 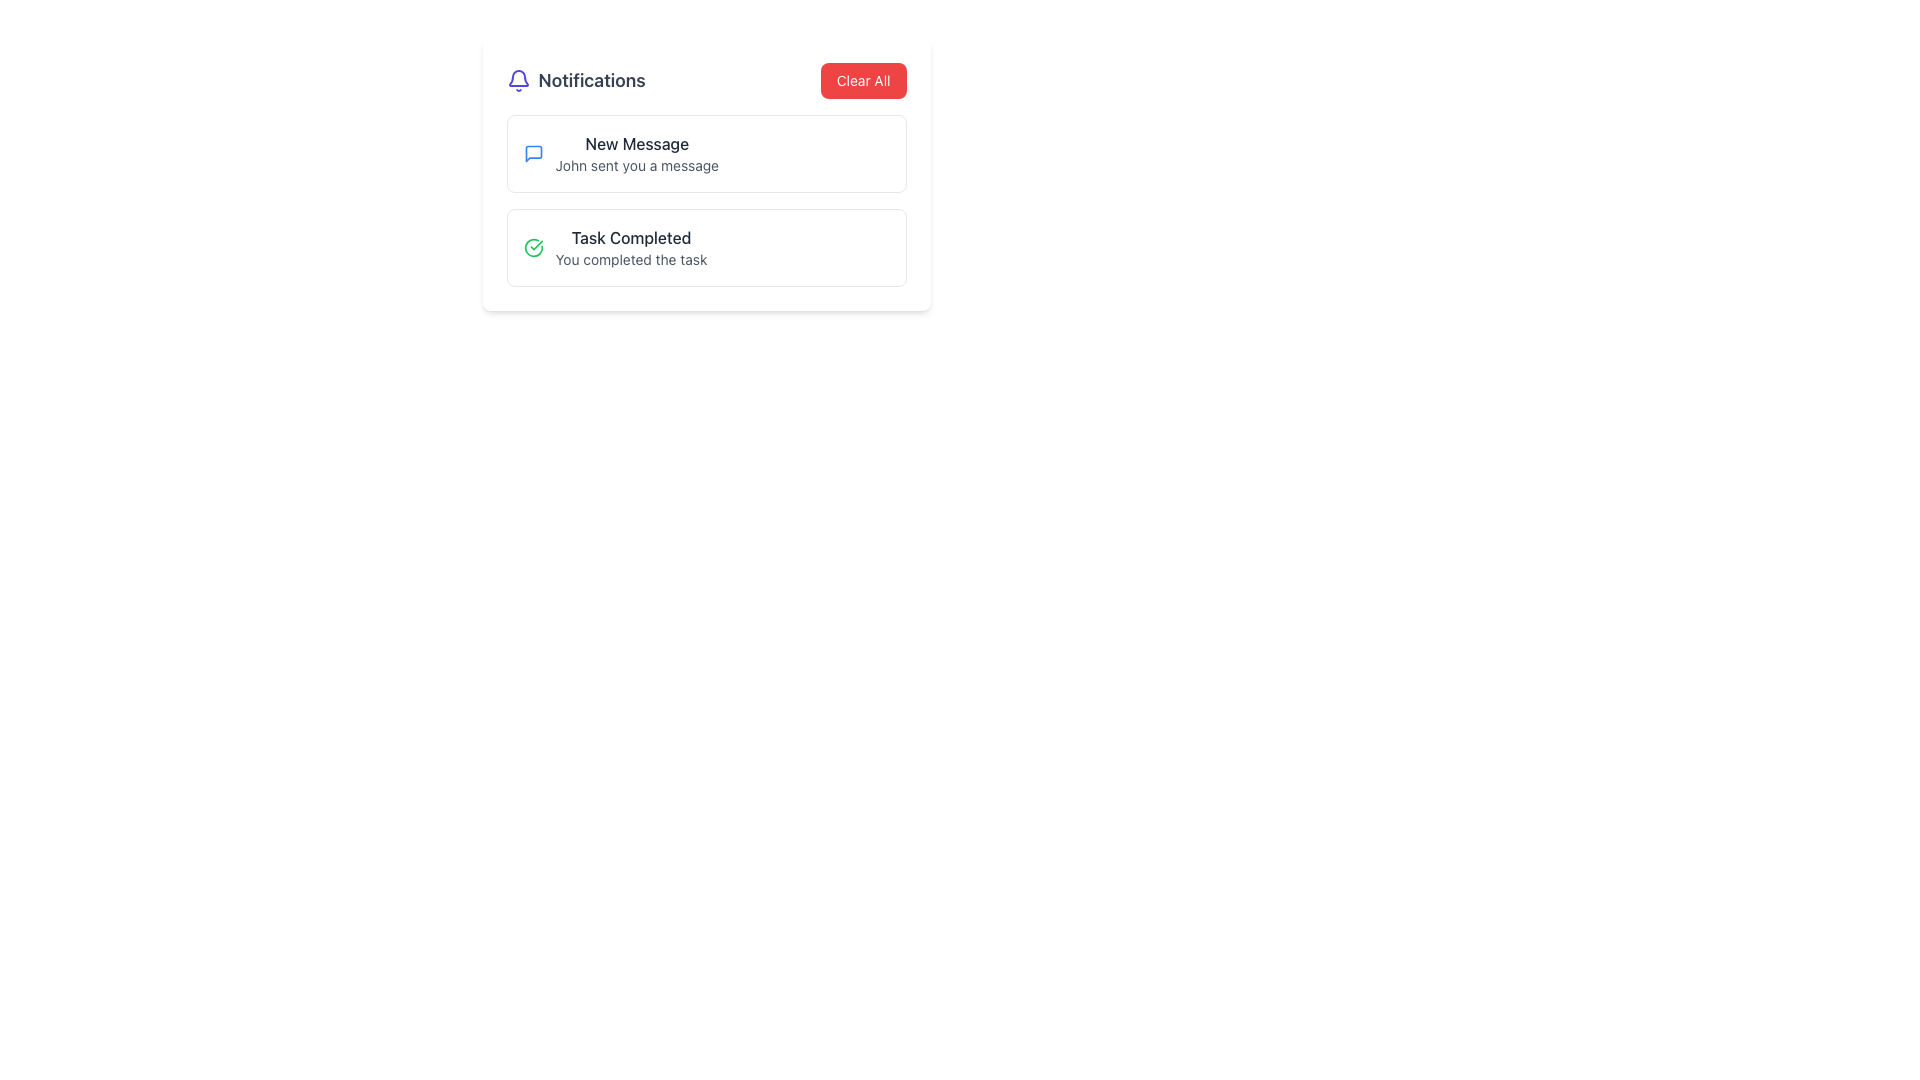 I want to click on the clear notifications button located in the top-right corner of the notification section, directly to the right of the bell icon and the label 'Notifications', so click(x=863, y=80).